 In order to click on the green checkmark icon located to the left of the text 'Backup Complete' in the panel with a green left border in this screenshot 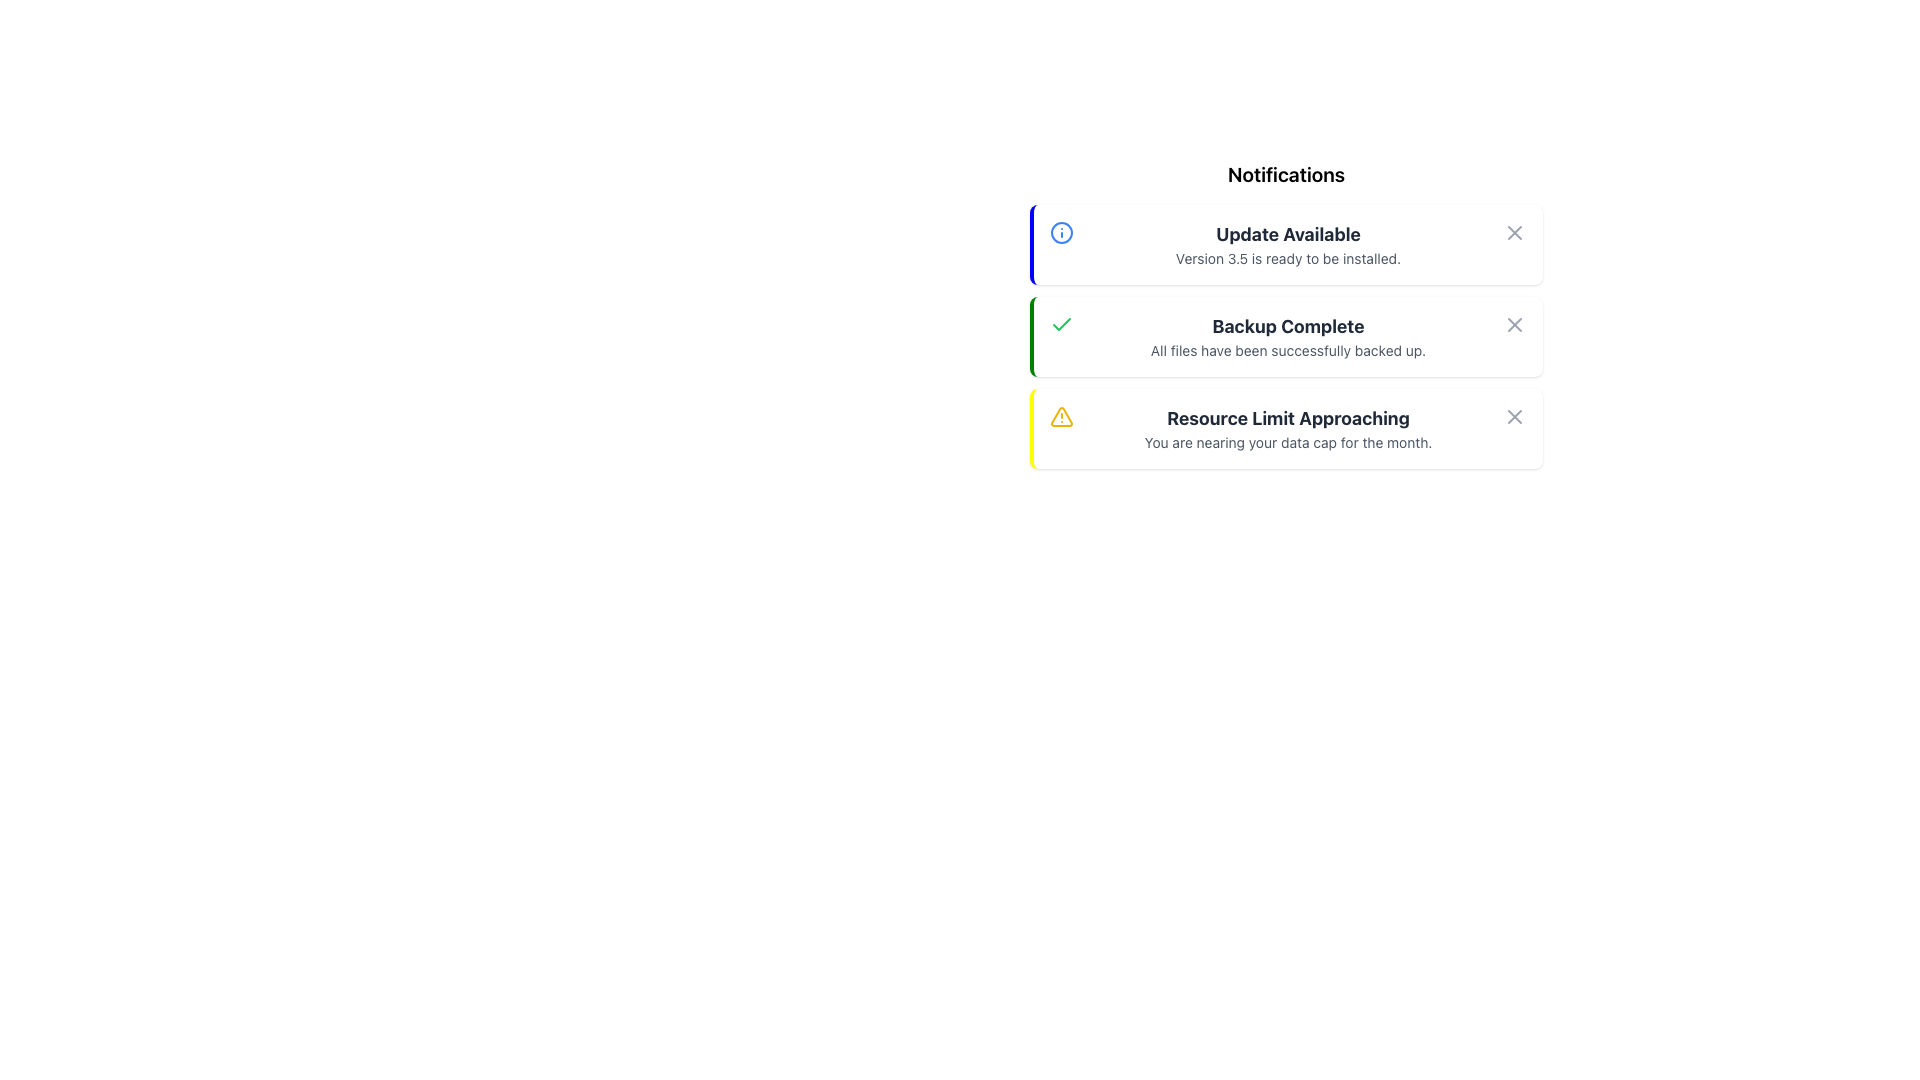, I will do `click(1060, 323)`.